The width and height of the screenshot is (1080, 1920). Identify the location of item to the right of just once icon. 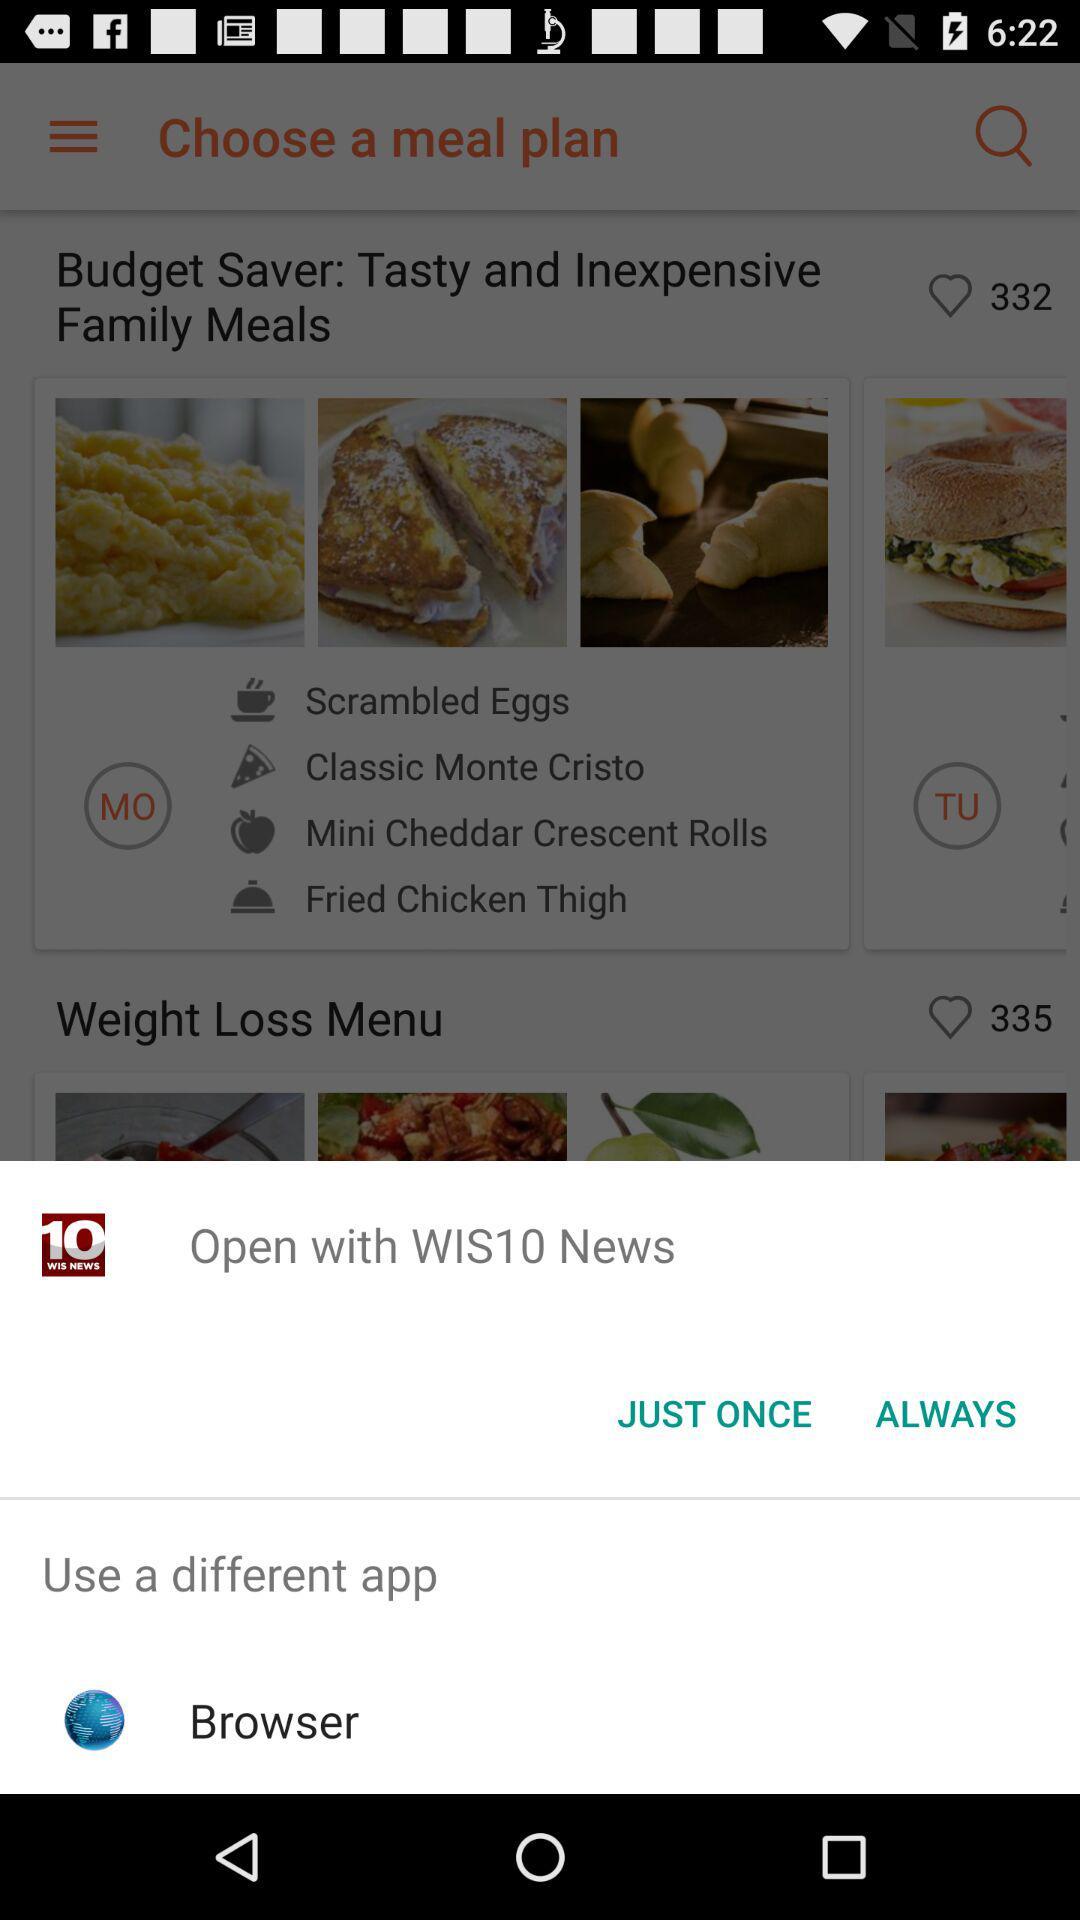
(945, 1411).